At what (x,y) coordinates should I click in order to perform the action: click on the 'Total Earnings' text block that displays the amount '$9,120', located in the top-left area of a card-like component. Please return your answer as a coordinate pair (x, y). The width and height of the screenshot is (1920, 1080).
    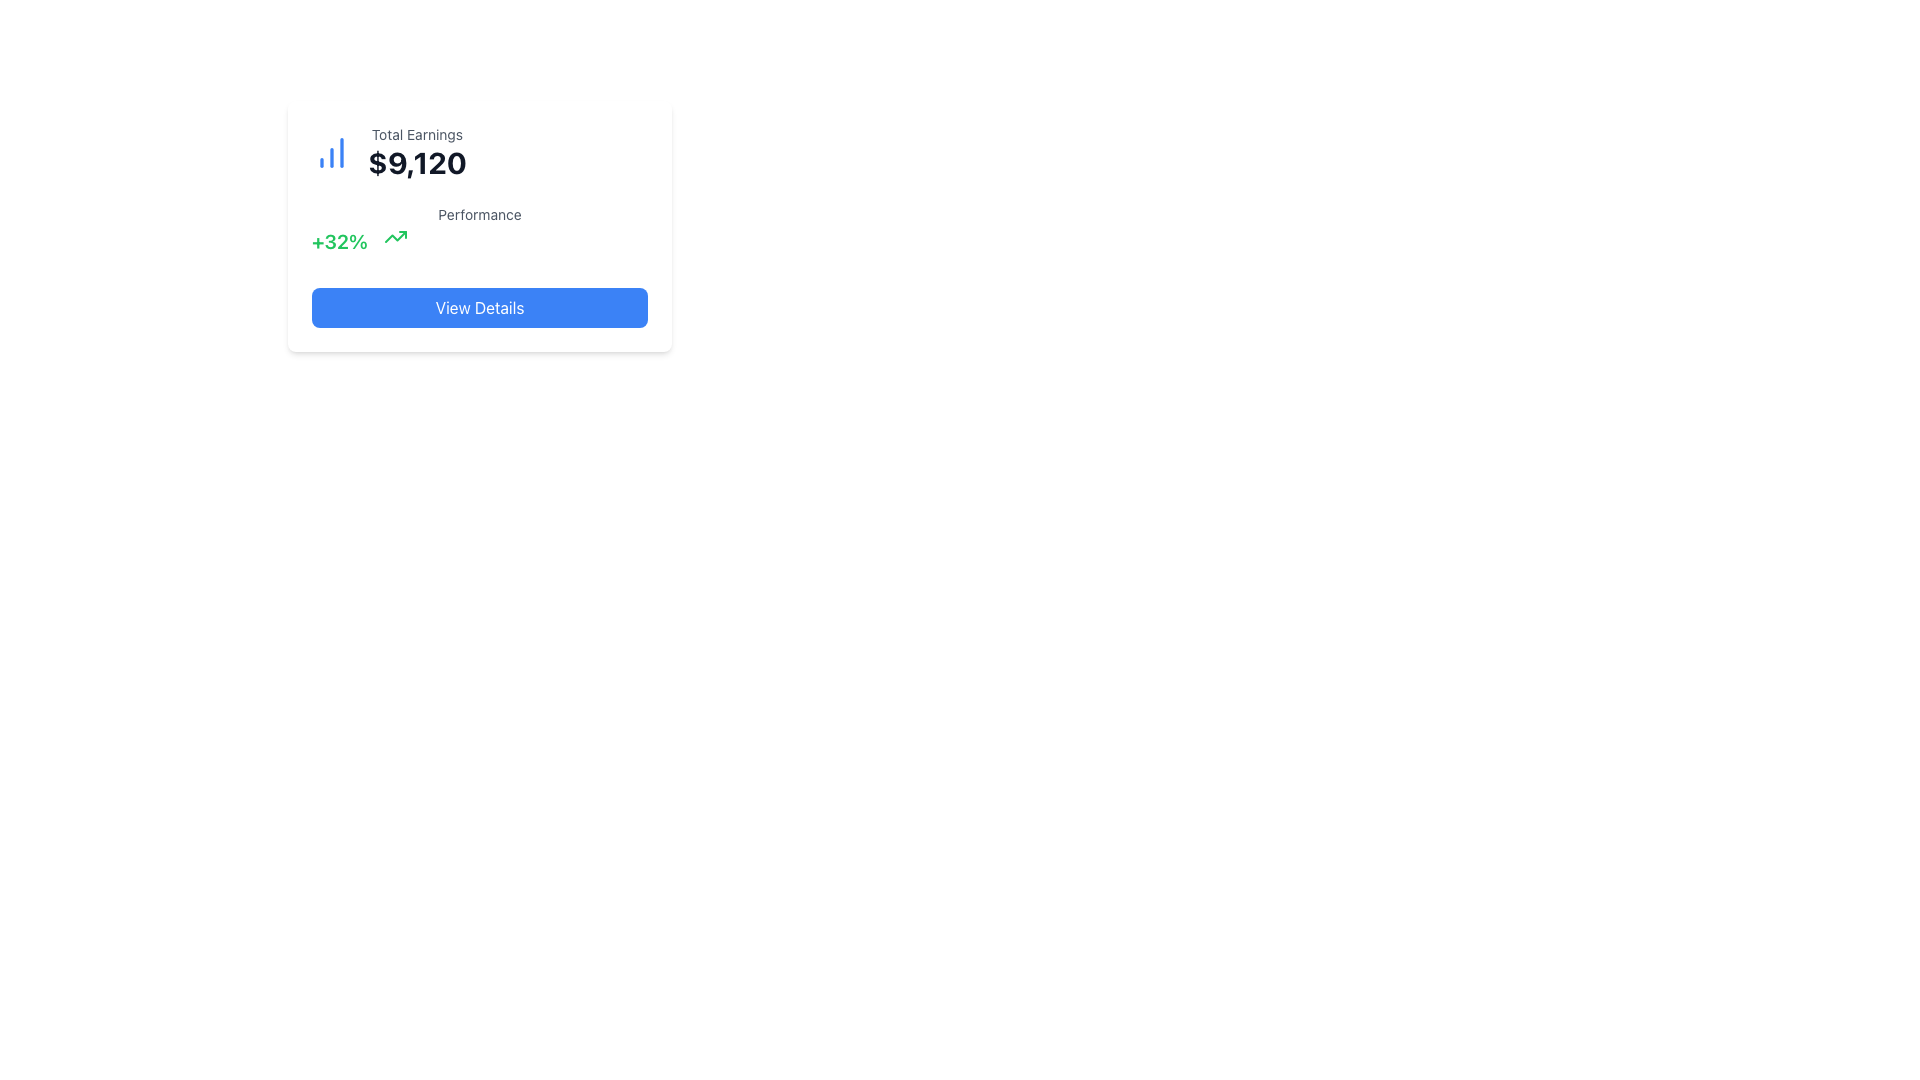
    Looking at the image, I should click on (416, 152).